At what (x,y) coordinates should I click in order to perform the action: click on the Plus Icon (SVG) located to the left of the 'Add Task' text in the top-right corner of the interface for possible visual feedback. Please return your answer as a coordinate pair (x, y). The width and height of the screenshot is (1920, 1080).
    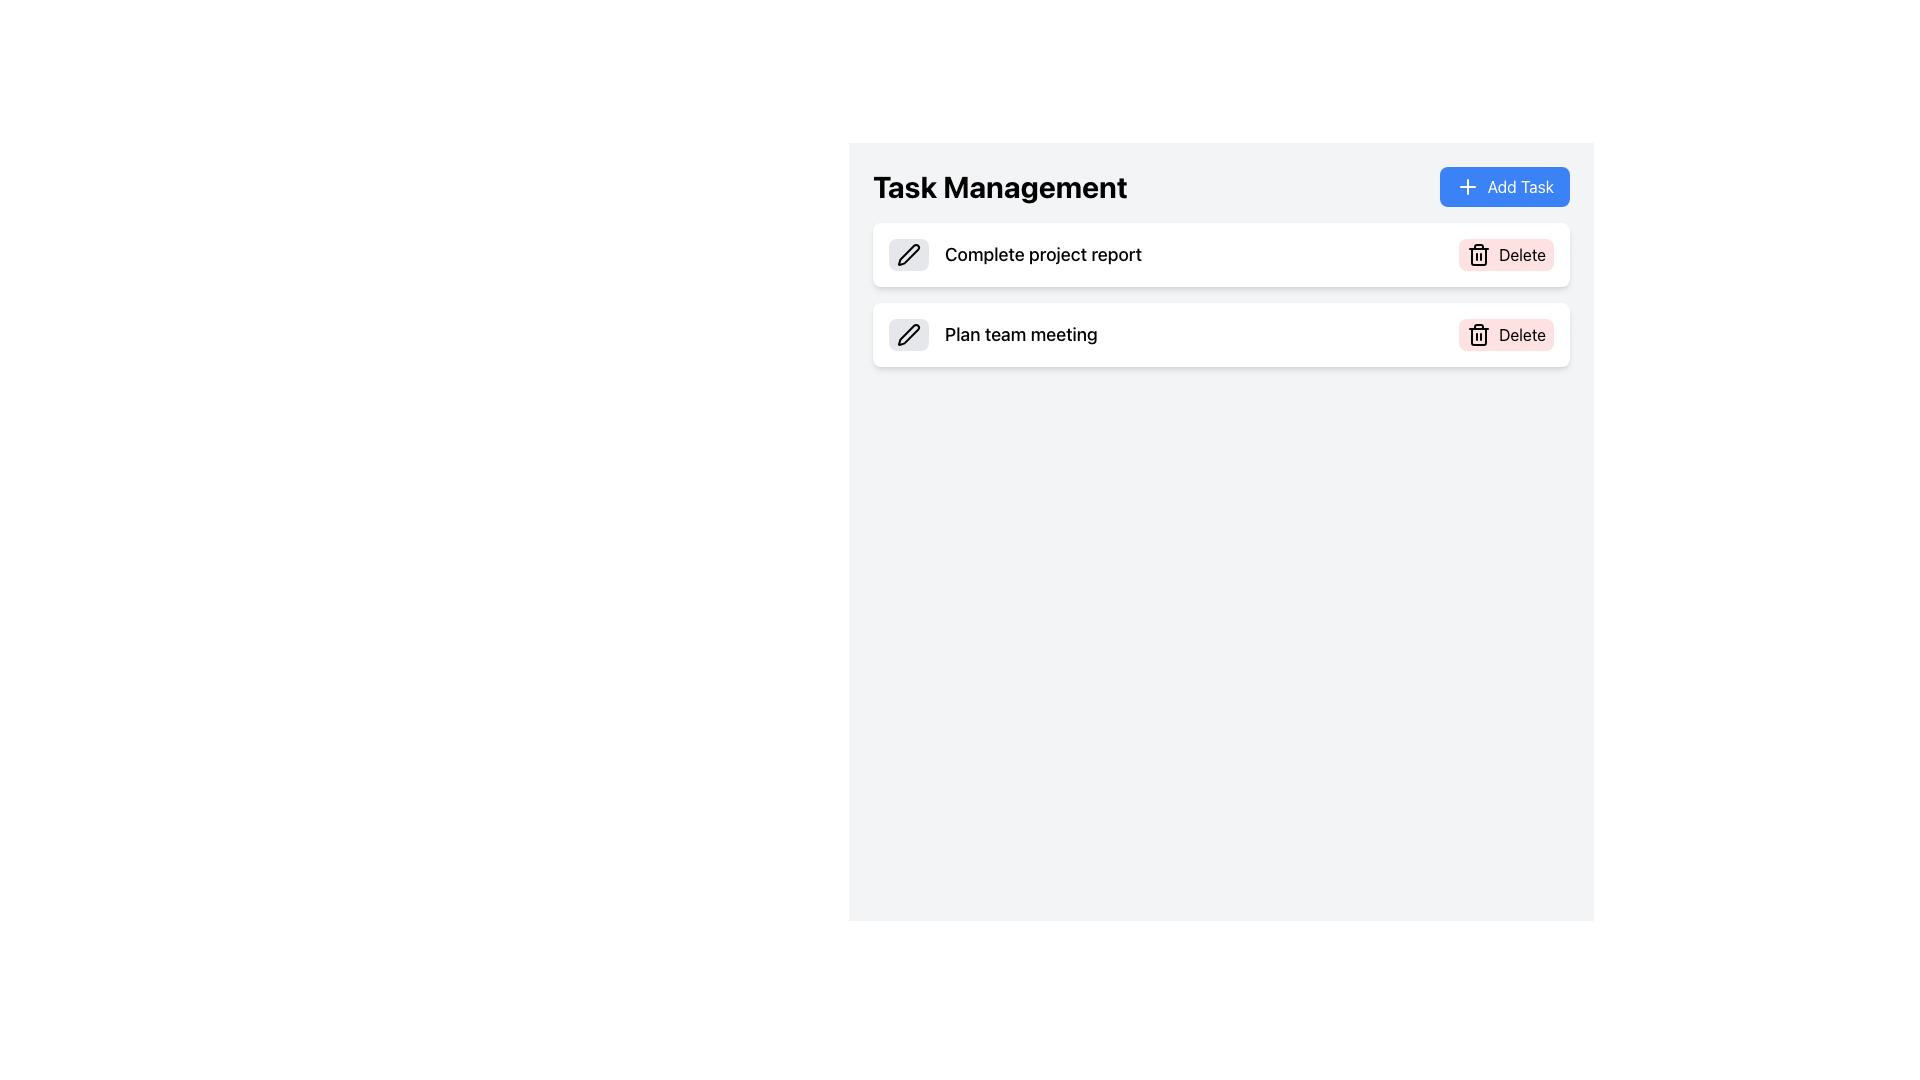
    Looking at the image, I should click on (1467, 186).